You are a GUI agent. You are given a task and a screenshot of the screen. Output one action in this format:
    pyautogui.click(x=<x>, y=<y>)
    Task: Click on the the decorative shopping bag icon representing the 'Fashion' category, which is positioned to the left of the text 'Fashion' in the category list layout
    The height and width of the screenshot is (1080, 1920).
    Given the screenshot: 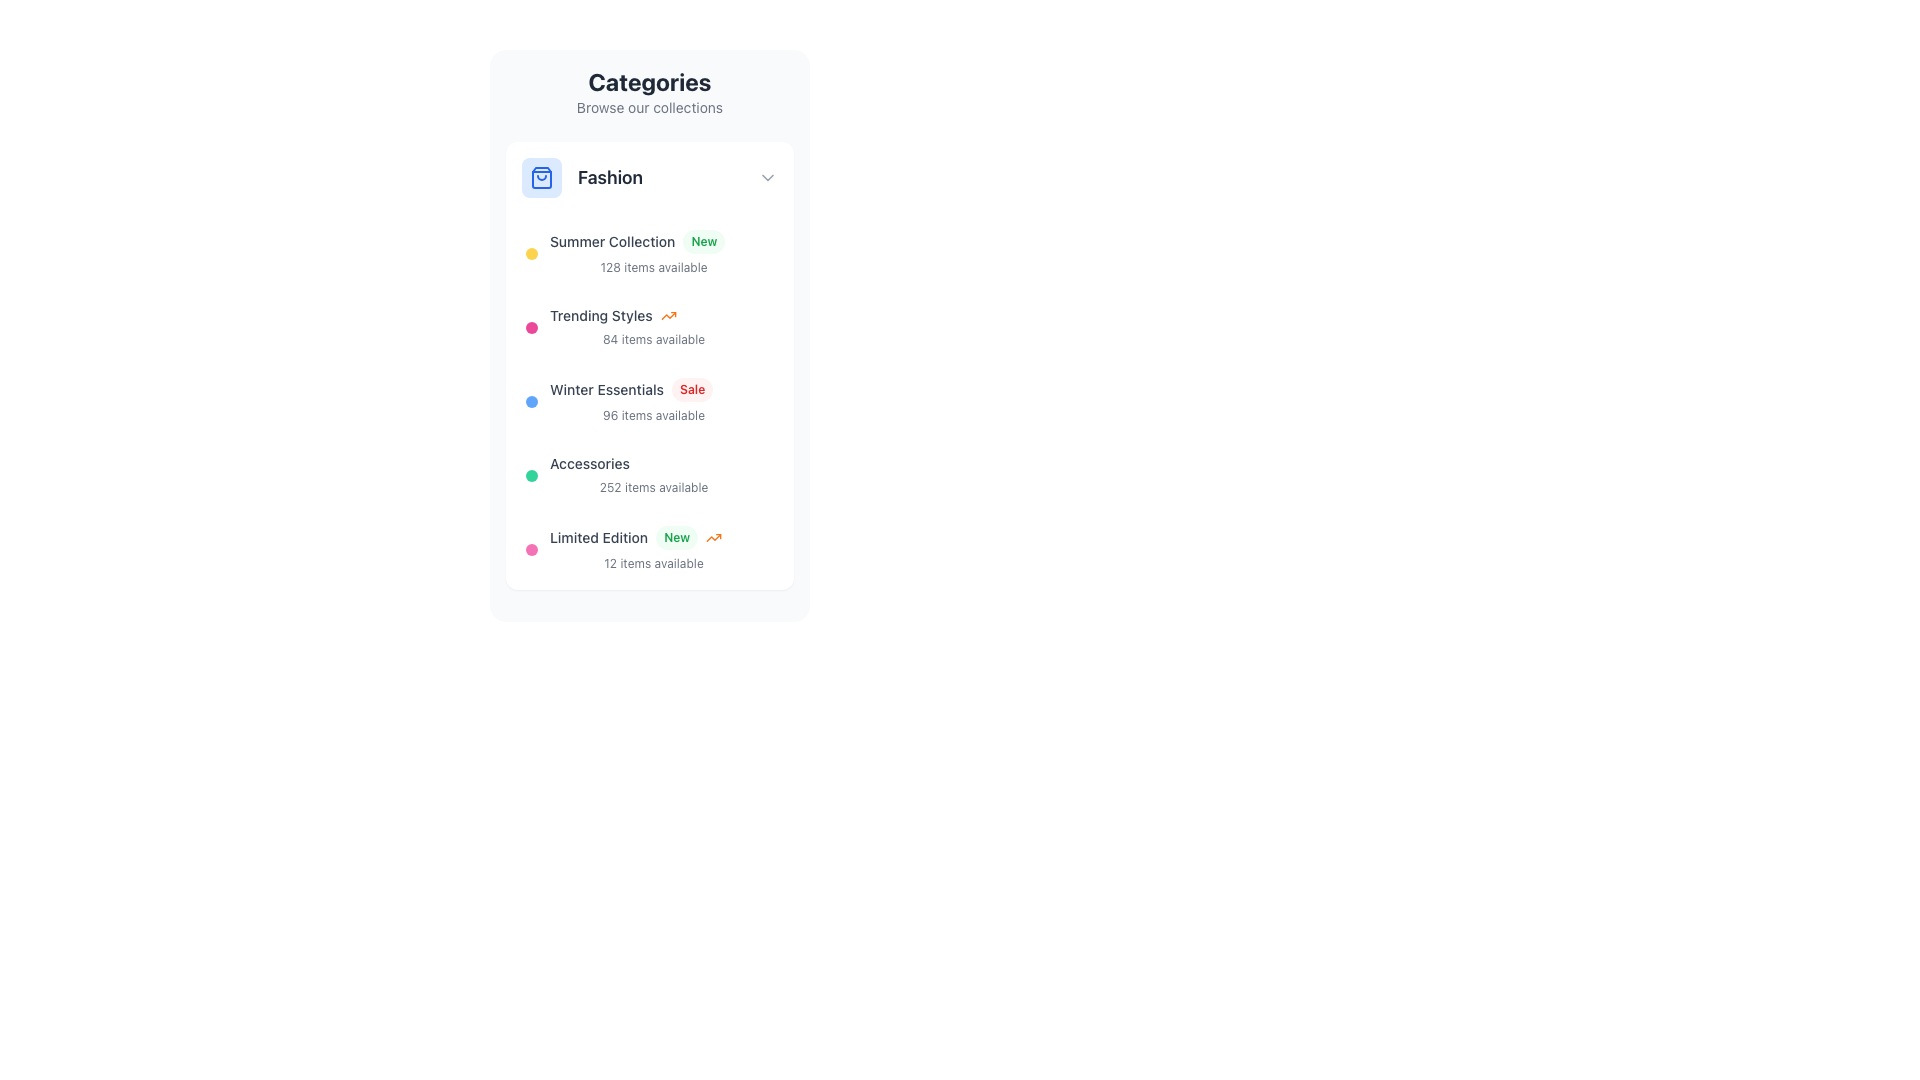 What is the action you would take?
    pyautogui.click(x=542, y=176)
    